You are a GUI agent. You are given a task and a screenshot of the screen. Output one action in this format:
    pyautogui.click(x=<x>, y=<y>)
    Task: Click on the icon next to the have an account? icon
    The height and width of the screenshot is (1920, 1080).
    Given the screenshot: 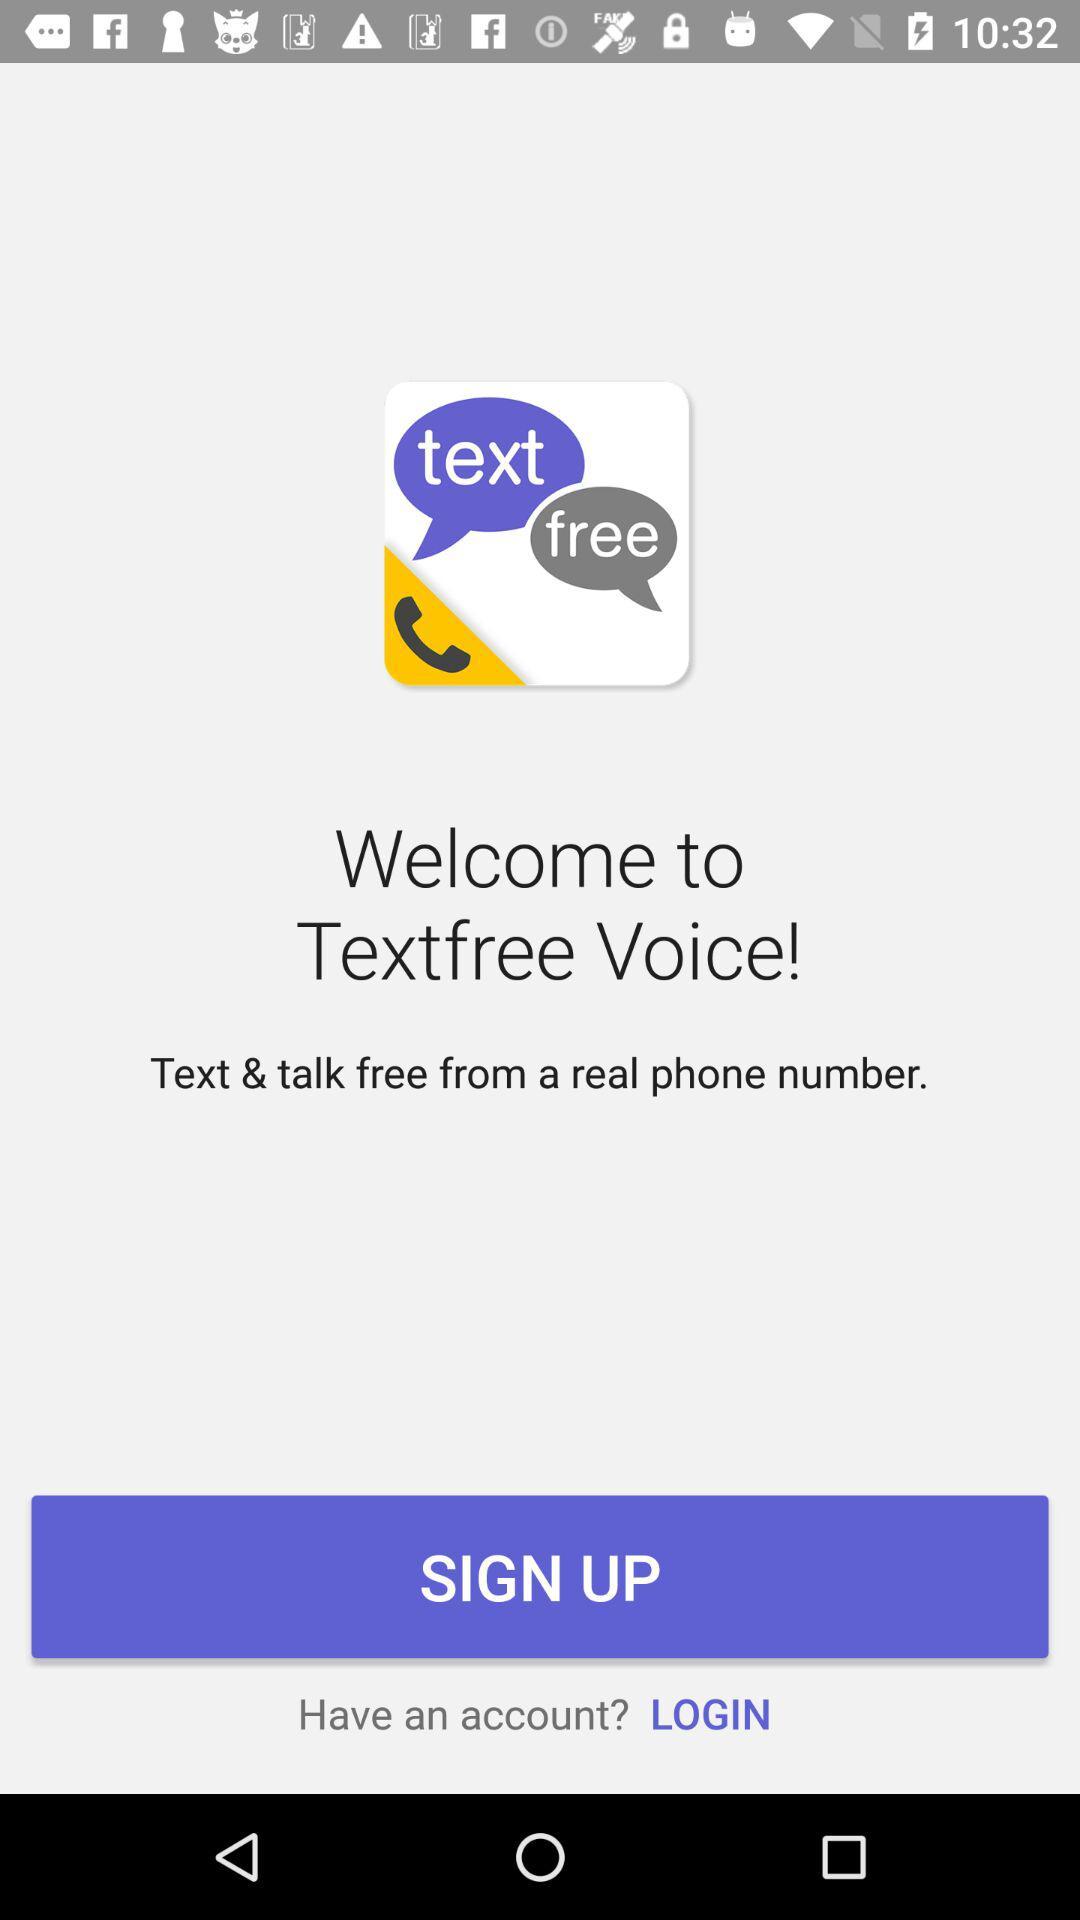 What is the action you would take?
    pyautogui.click(x=709, y=1712)
    